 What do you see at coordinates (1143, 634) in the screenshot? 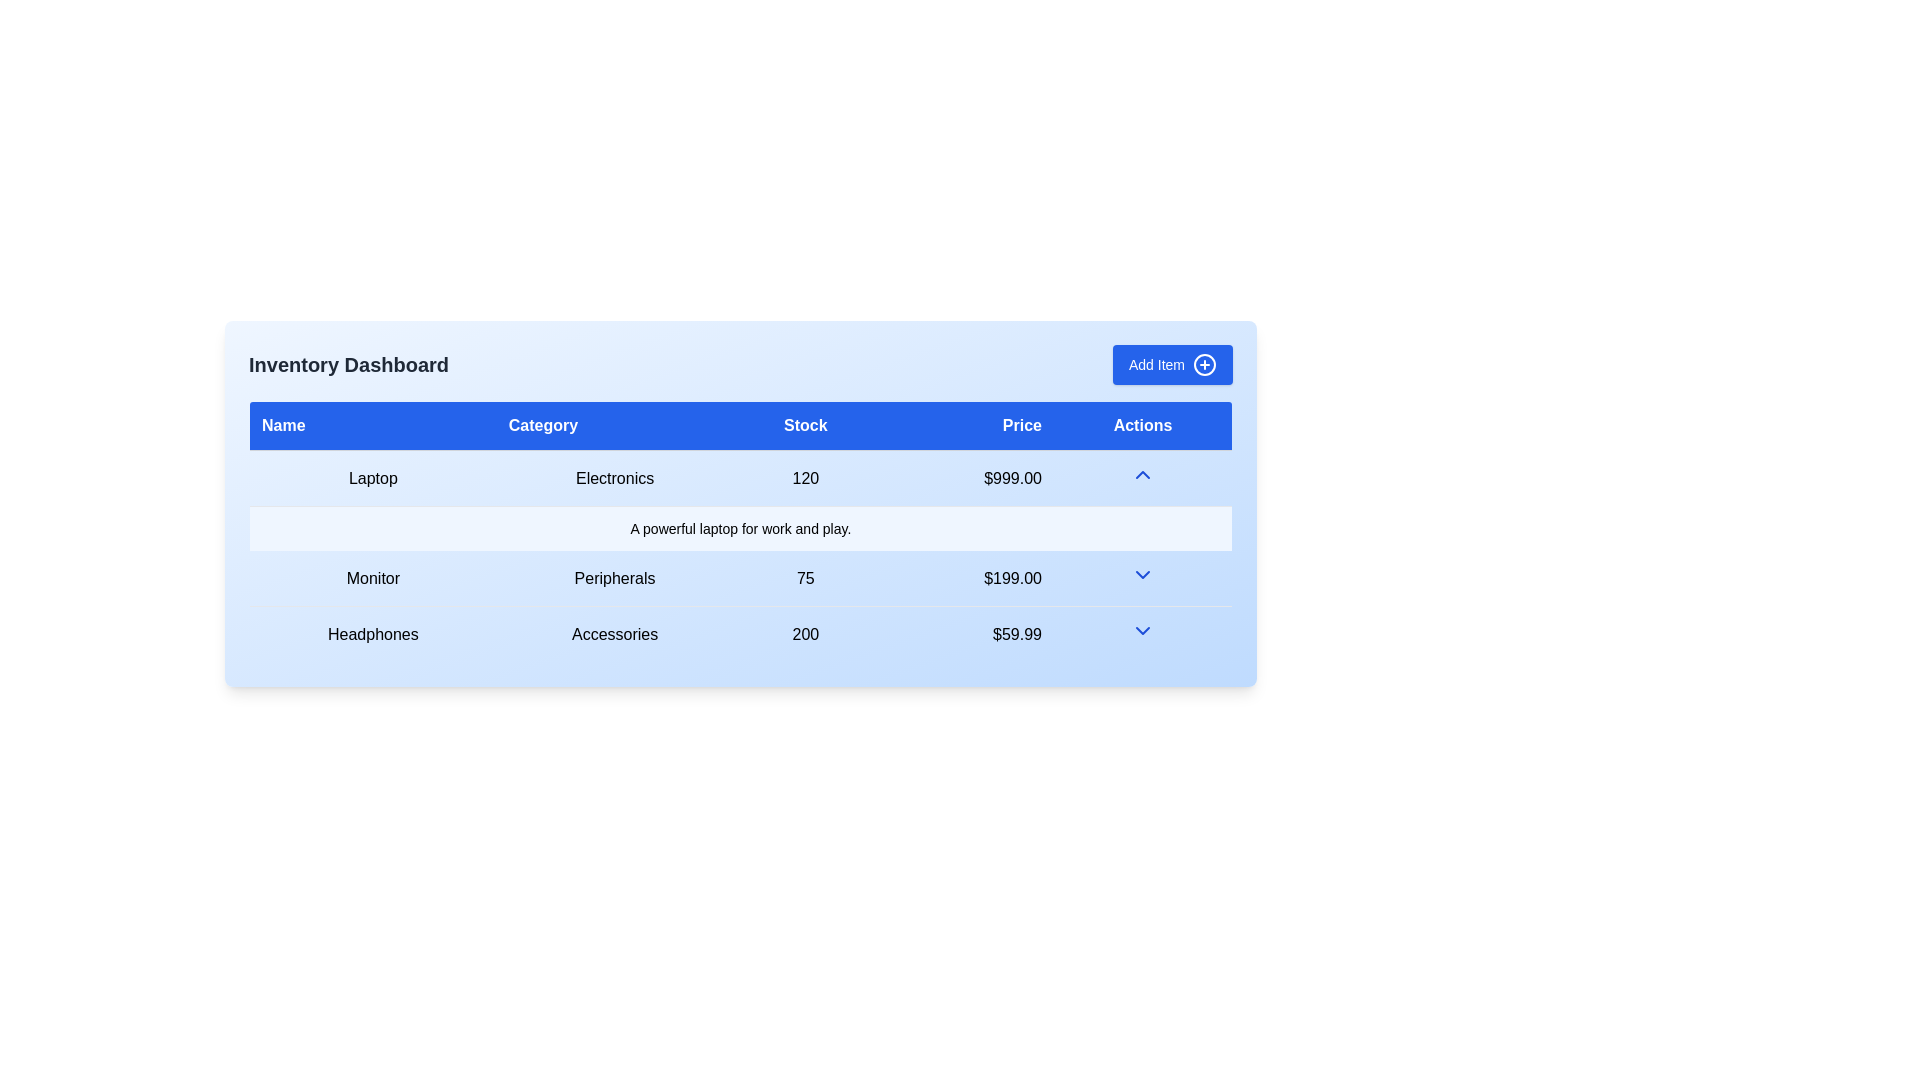
I see `the small blue downward-facing arrow icon in the 'Actions' column for the 'Headphones' product entry` at bounding box center [1143, 634].